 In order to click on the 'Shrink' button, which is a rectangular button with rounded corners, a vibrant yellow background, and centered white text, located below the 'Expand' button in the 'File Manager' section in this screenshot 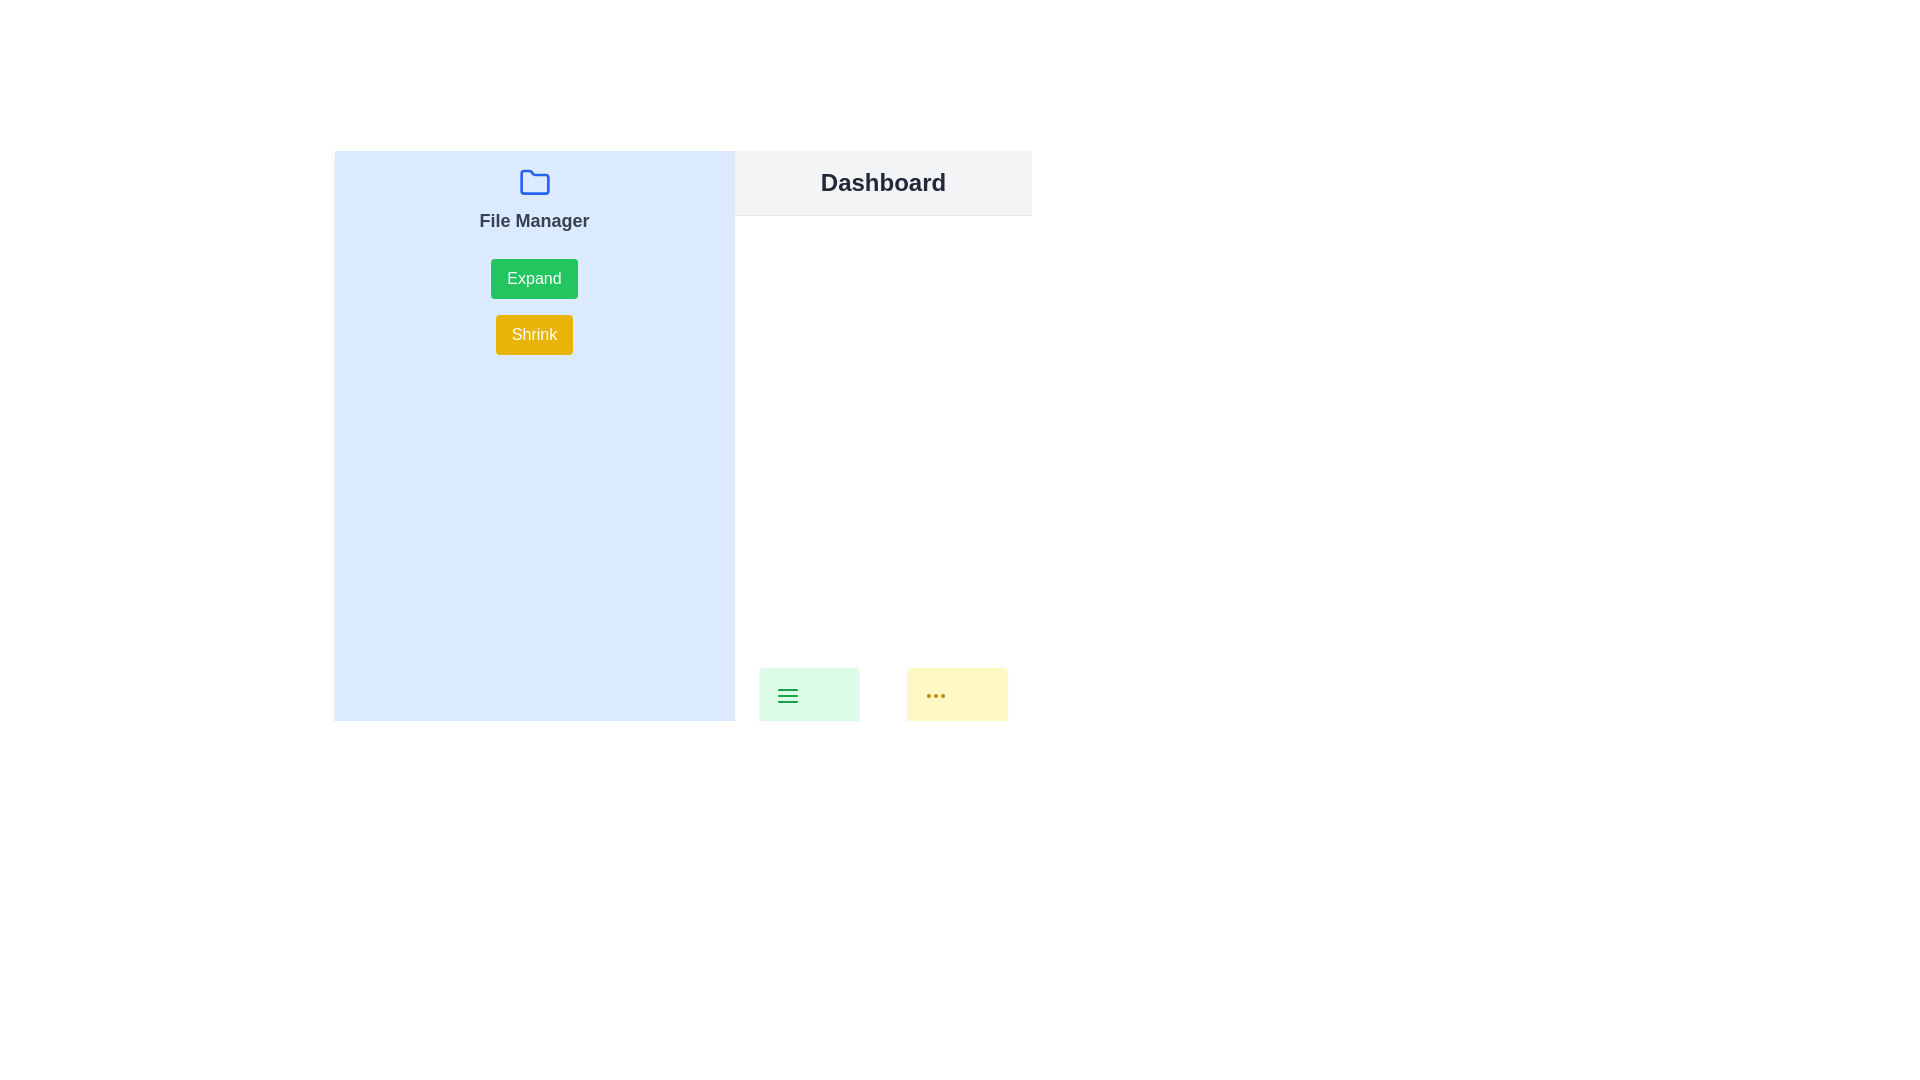, I will do `click(534, 334)`.